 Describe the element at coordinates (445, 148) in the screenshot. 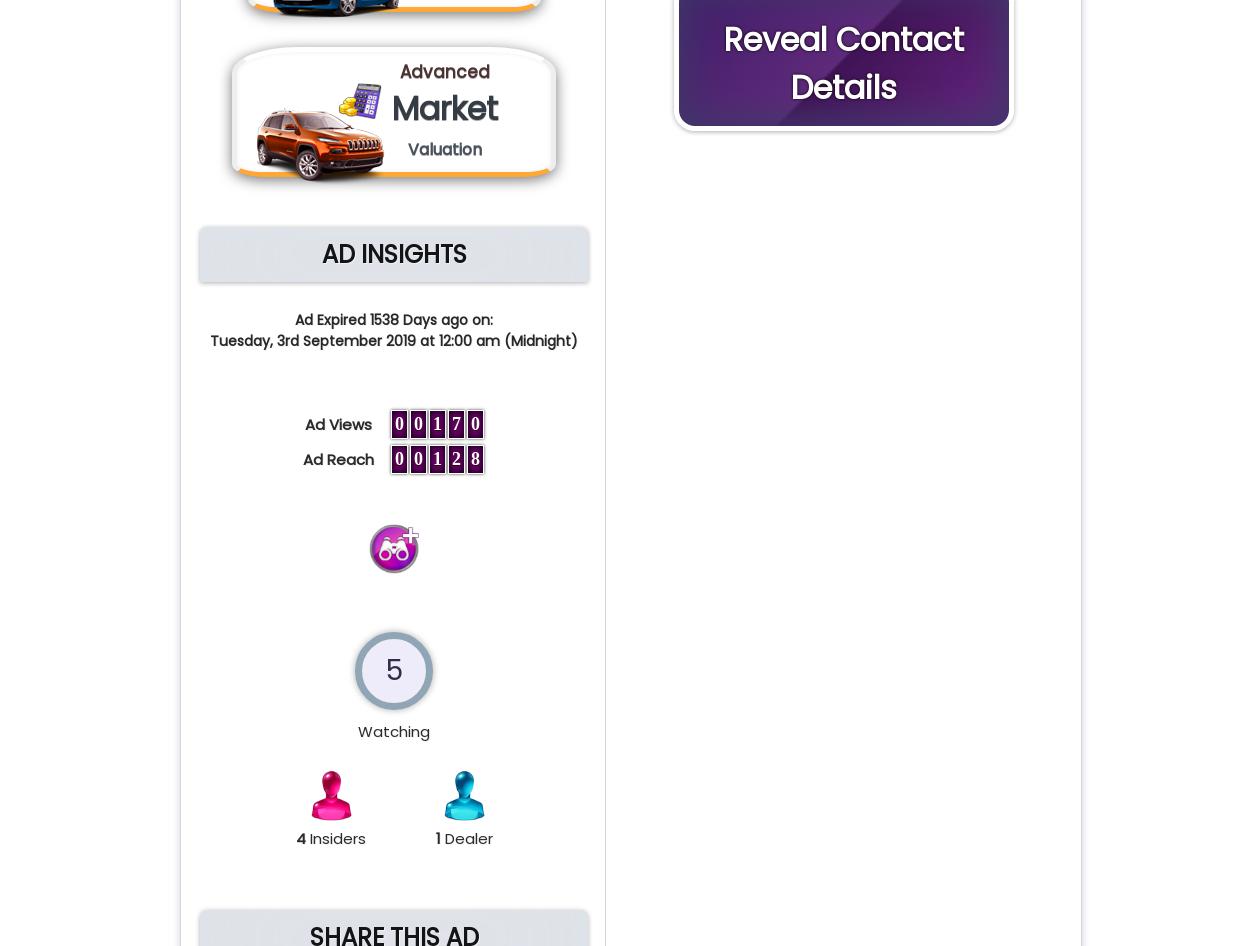

I see `'Valuation'` at that location.